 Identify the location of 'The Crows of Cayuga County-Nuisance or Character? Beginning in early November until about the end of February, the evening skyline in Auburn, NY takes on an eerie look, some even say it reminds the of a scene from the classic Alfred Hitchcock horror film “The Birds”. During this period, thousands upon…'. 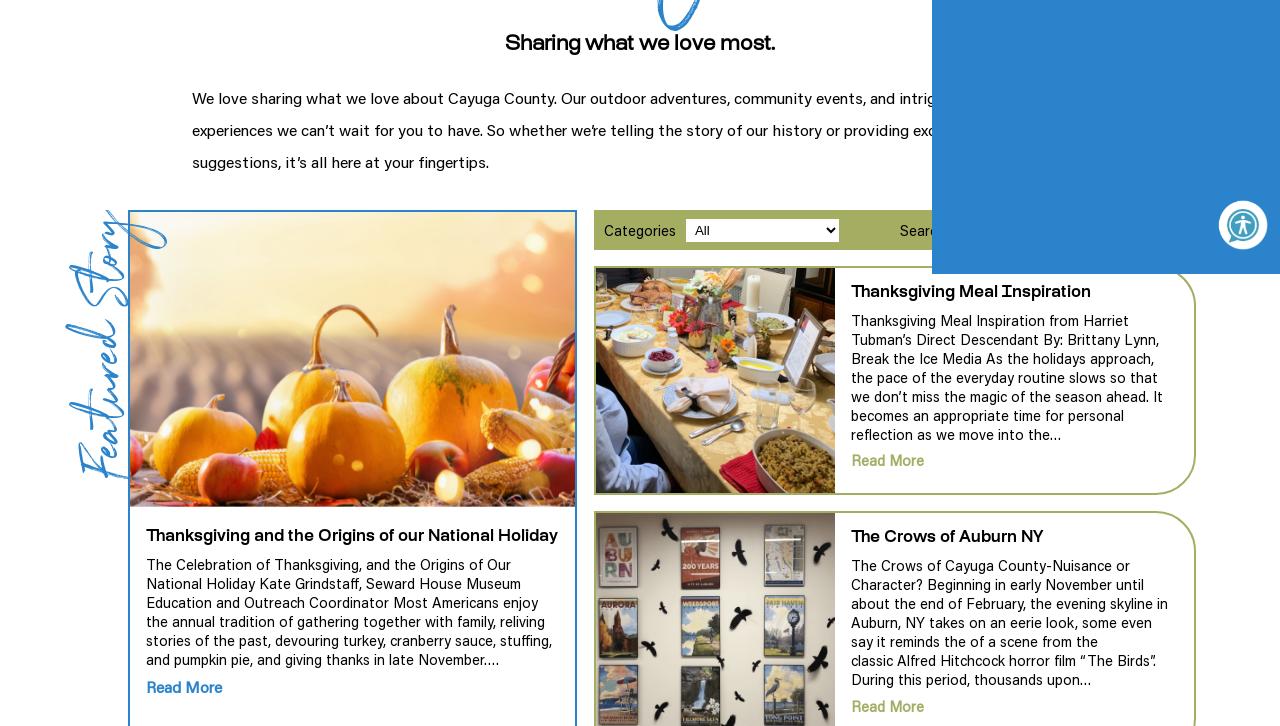
(1009, 621).